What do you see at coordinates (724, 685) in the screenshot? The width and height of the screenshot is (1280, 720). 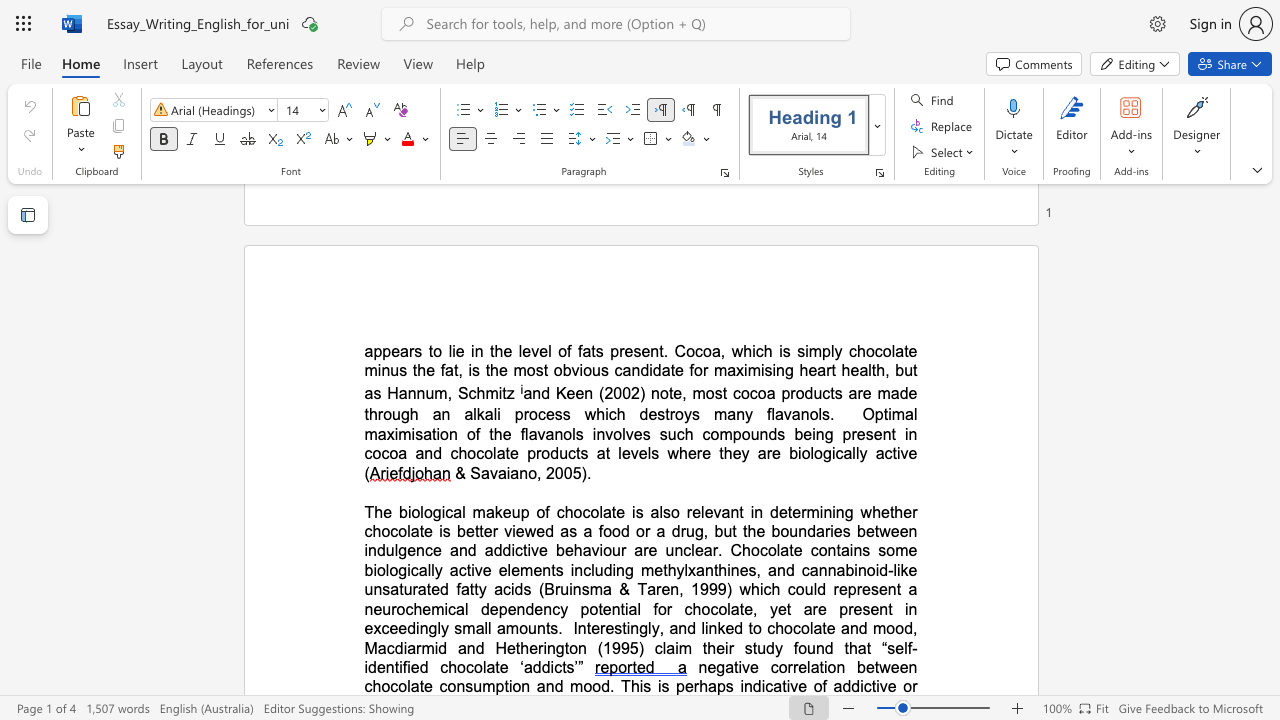 I see `the subset text "s i" within the text "perhaps indicative"` at bounding box center [724, 685].